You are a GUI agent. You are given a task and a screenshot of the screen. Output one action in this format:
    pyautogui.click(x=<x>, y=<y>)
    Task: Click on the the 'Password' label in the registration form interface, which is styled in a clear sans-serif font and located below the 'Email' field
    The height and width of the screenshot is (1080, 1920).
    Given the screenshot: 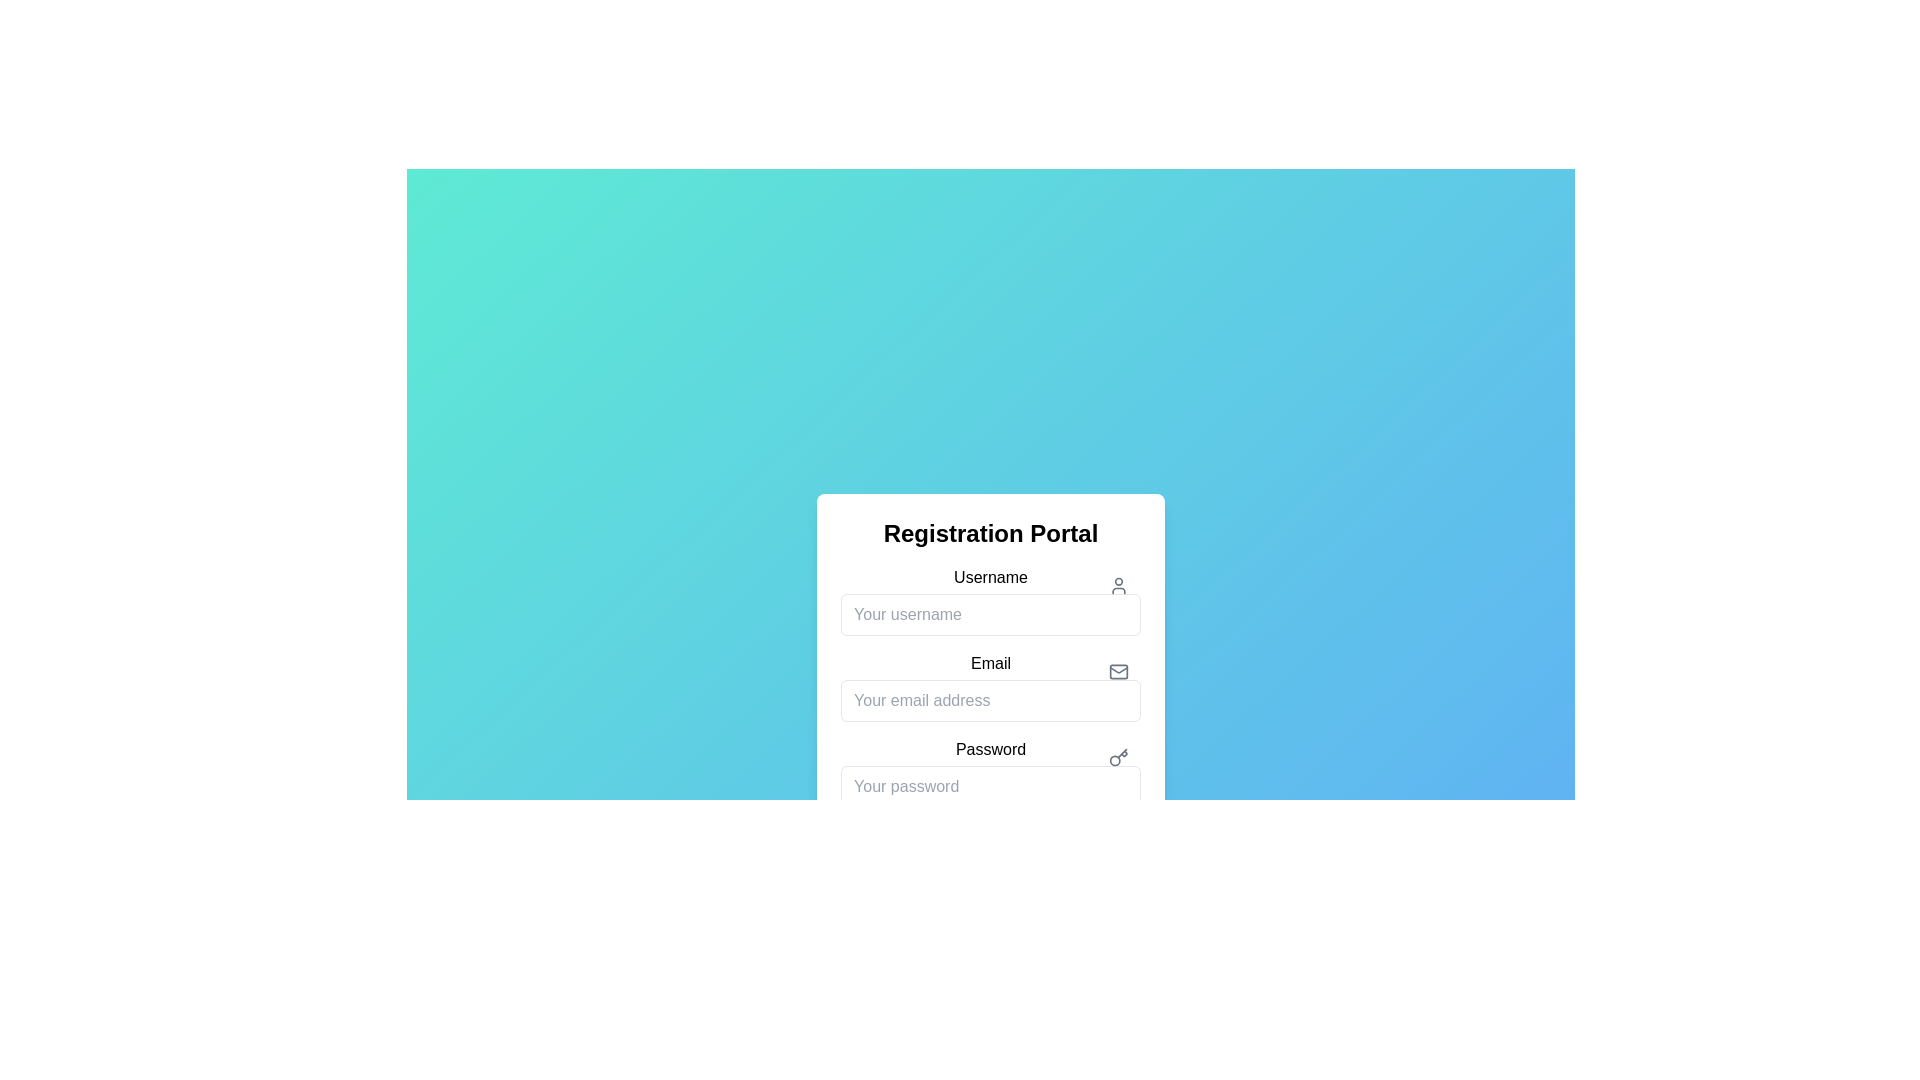 What is the action you would take?
    pyautogui.click(x=990, y=748)
    